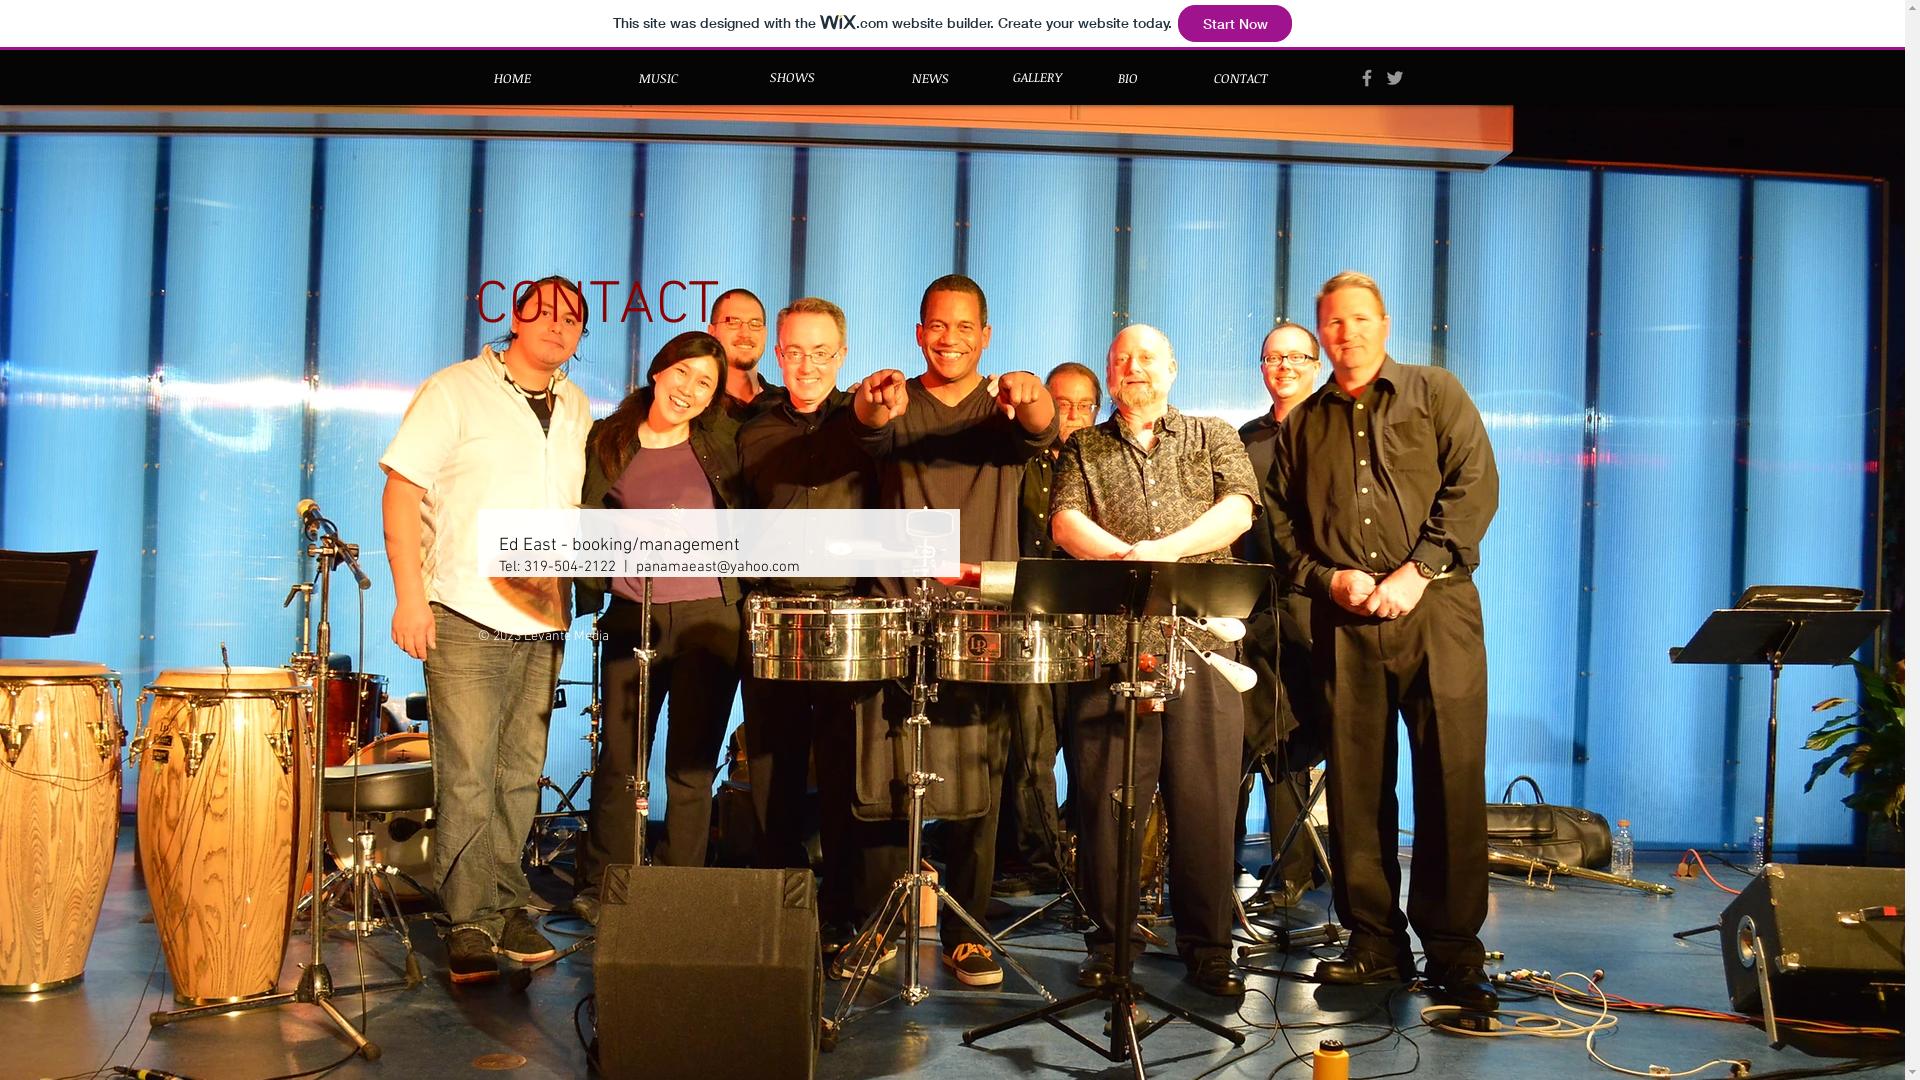 This screenshot has width=1920, height=1080. I want to click on 'GALLERY', so click(1037, 76).